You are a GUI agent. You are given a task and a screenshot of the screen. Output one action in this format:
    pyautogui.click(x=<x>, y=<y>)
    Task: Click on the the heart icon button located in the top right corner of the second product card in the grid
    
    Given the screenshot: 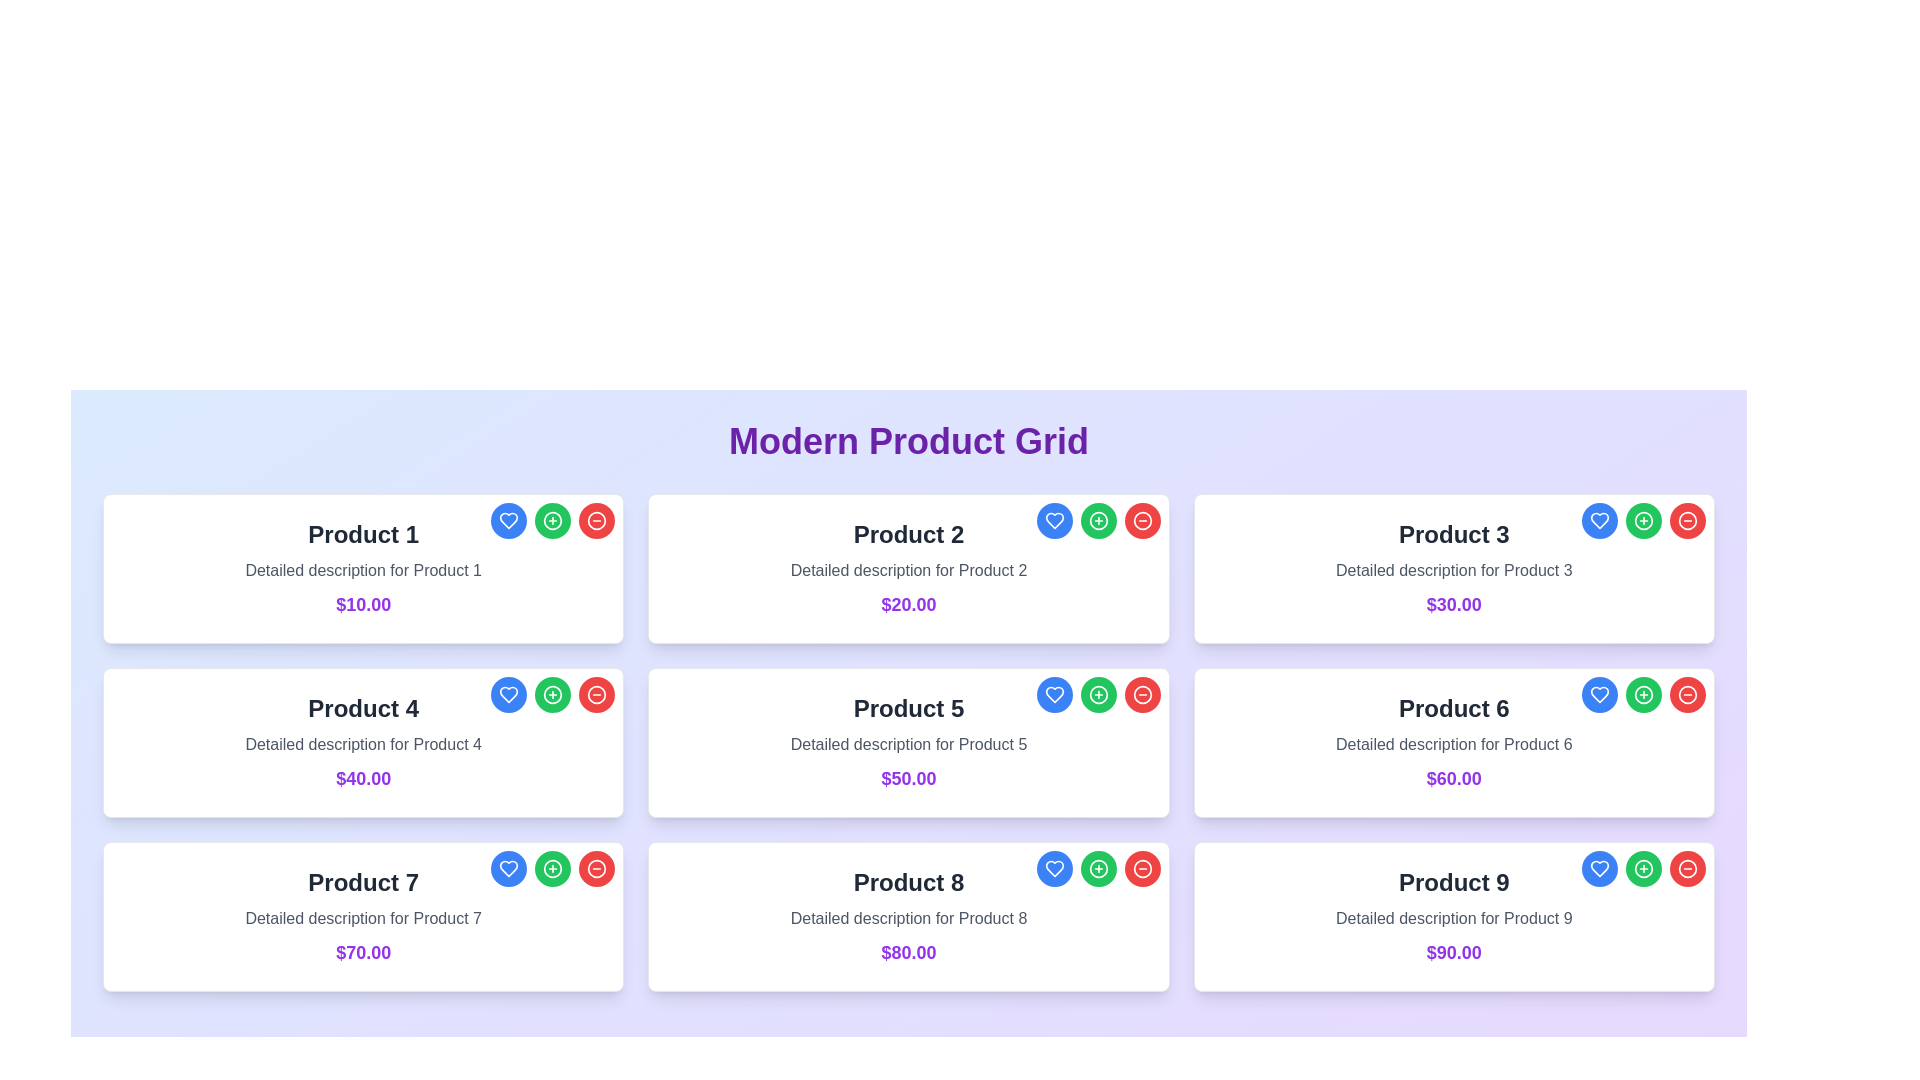 What is the action you would take?
    pyautogui.click(x=1053, y=519)
    